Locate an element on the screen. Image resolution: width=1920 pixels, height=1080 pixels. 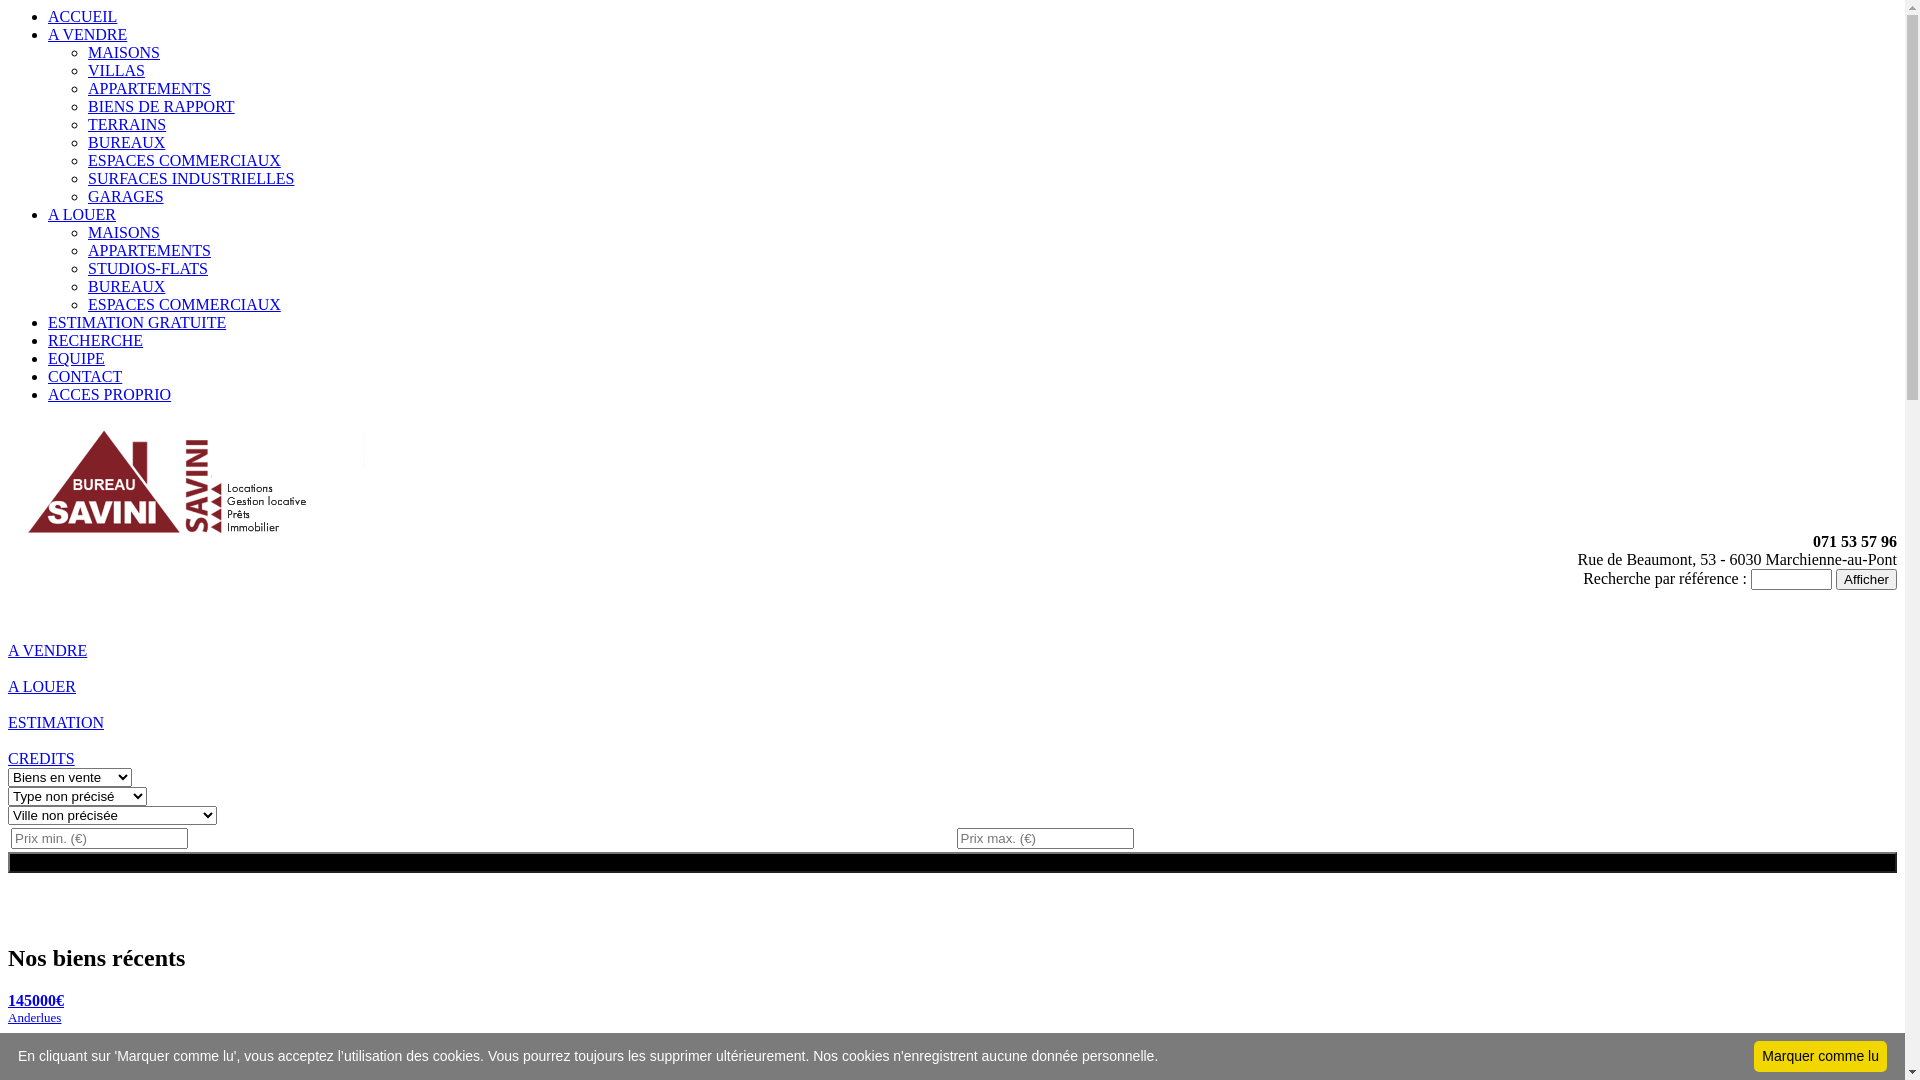
'BUREAUX' is located at coordinates (125, 286).